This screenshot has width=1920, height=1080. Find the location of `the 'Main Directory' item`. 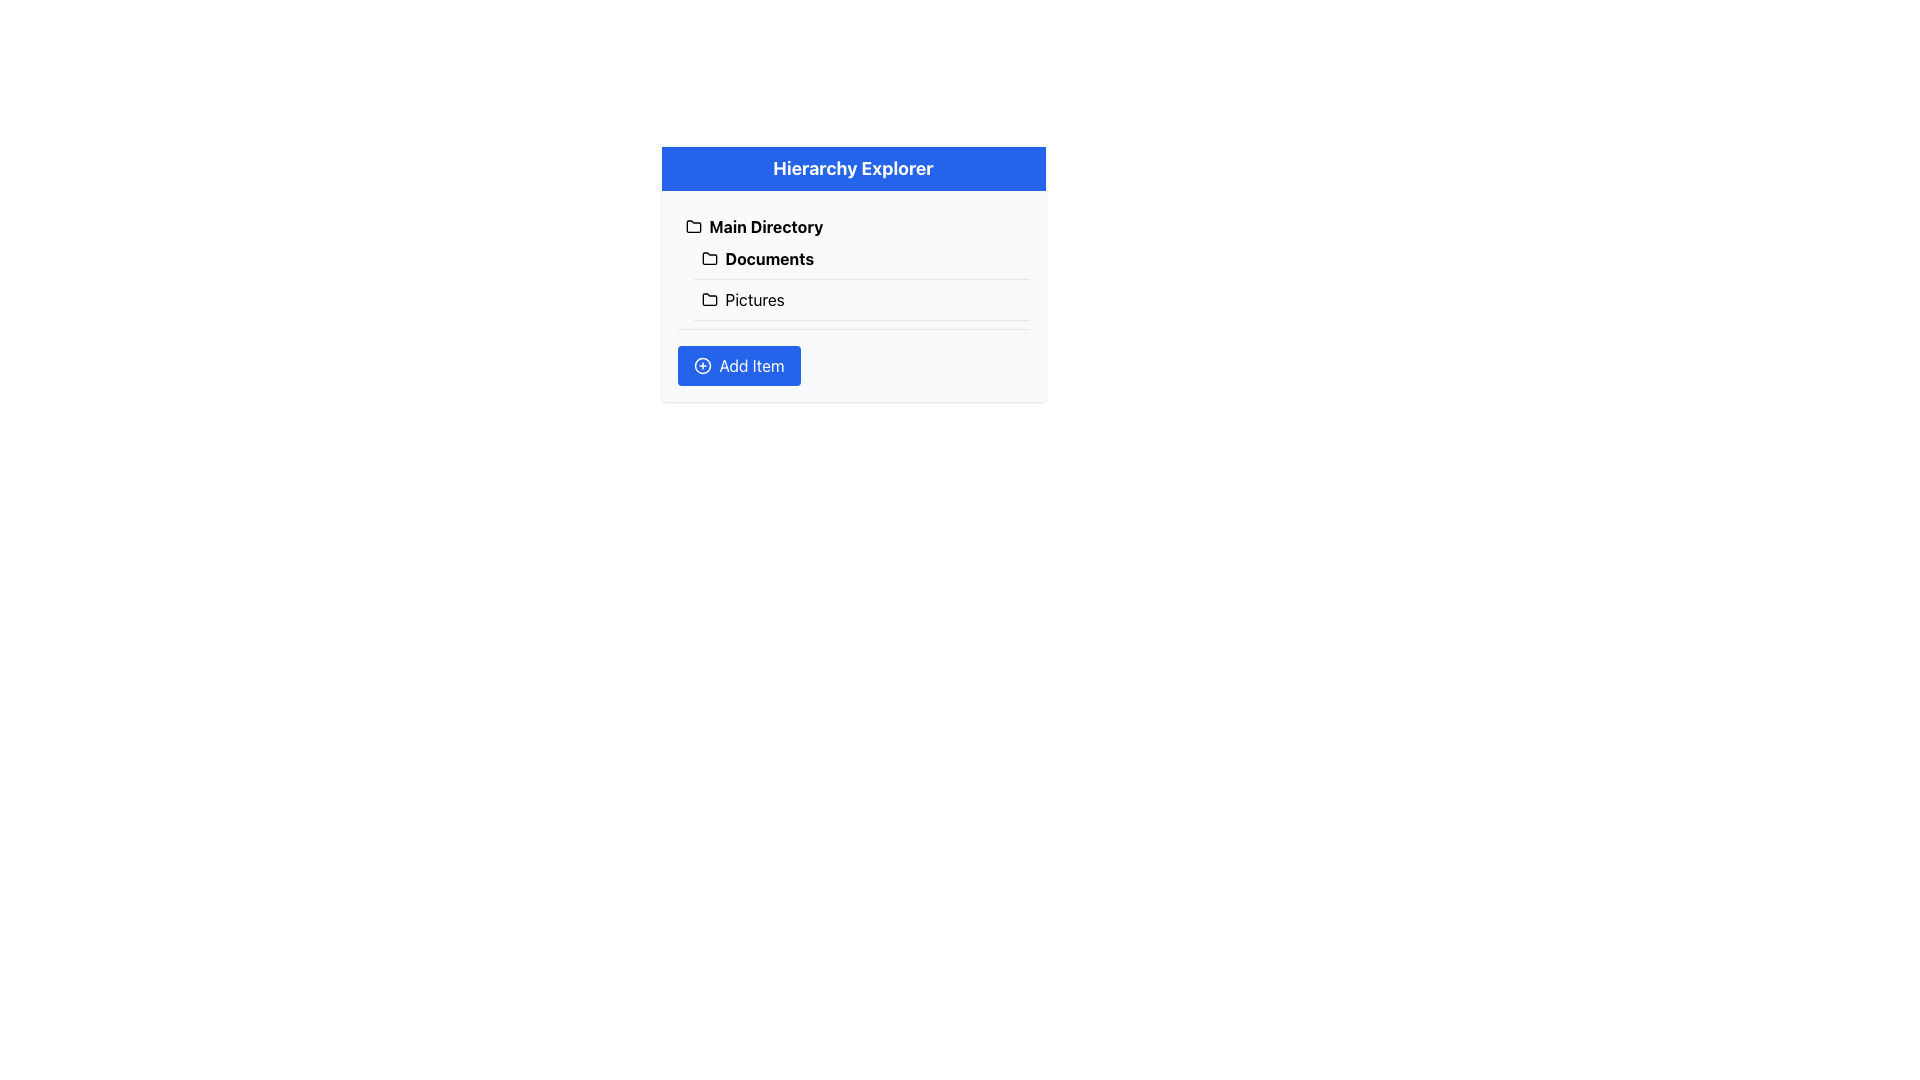

the 'Main Directory' item is located at coordinates (853, 226).